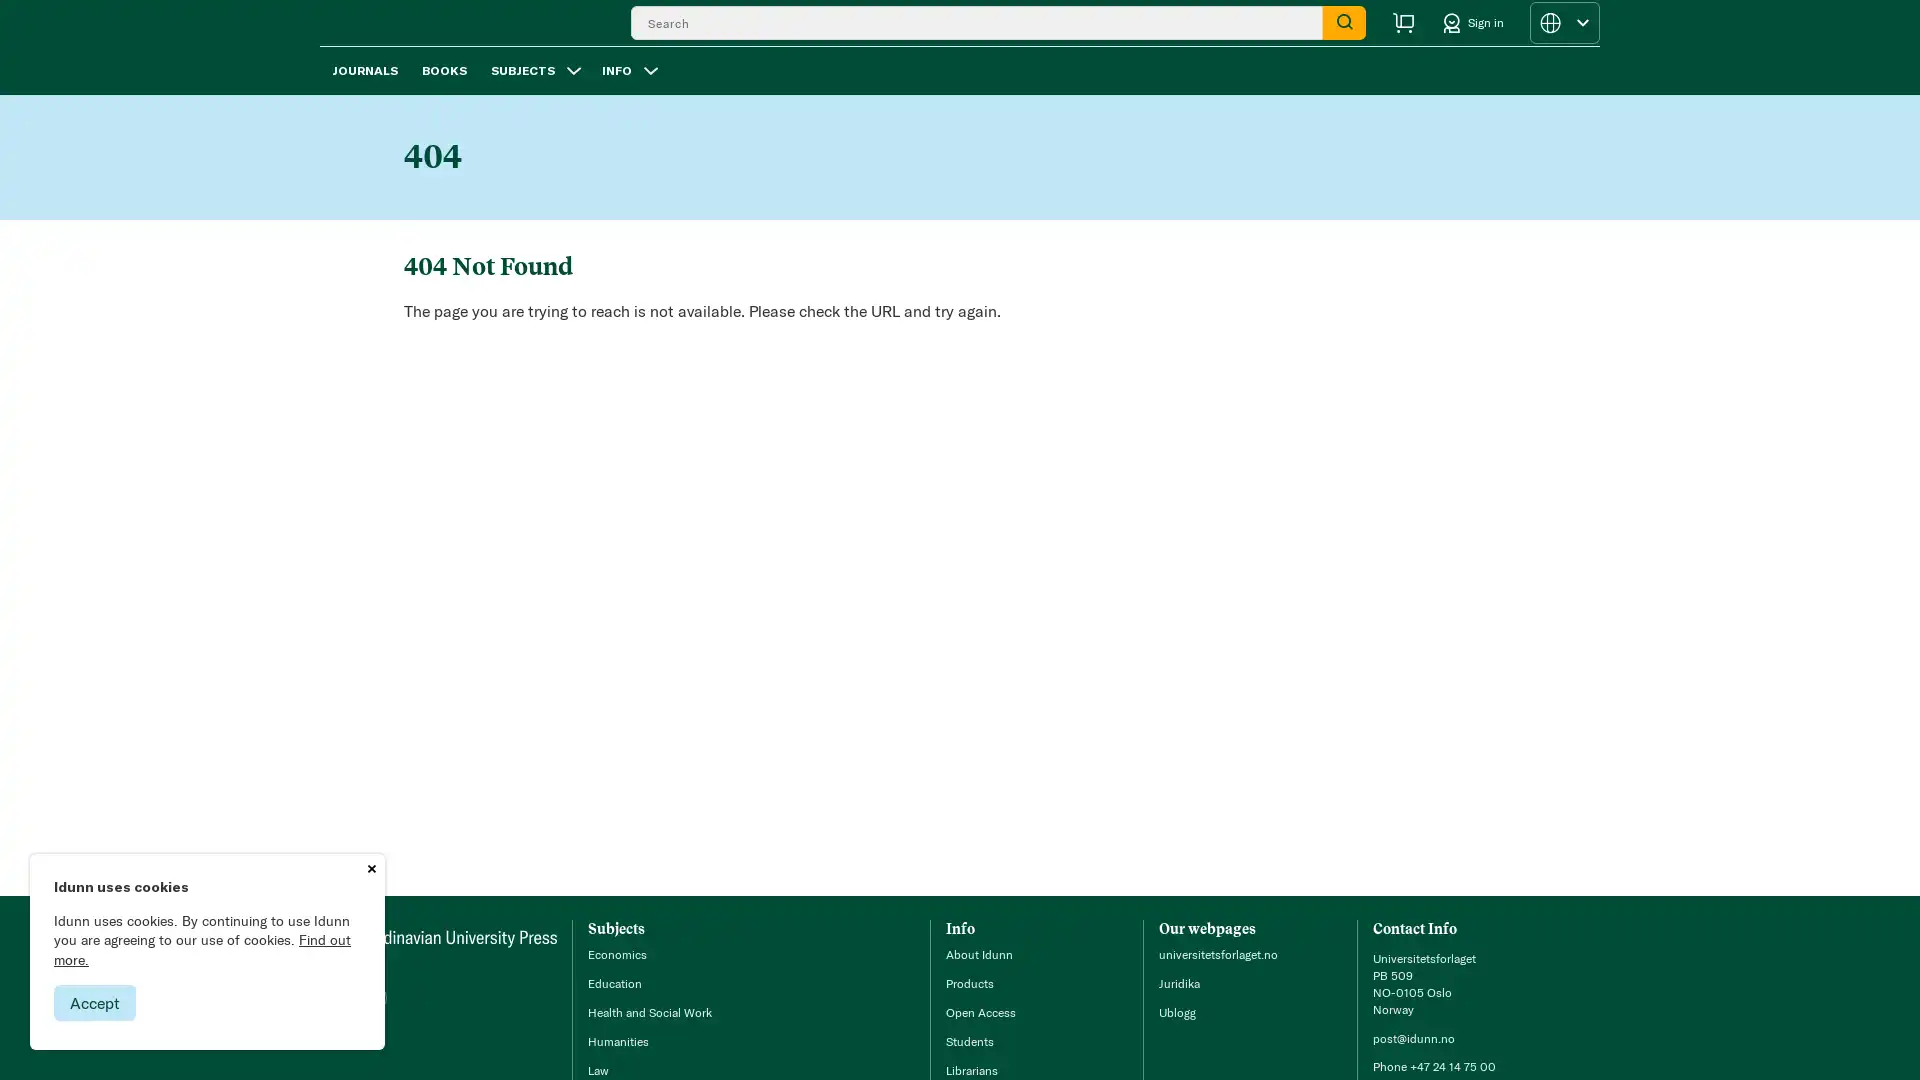  Describe the element at coordinates (1344, 34) in the screenshot. I see `Search` at that location.